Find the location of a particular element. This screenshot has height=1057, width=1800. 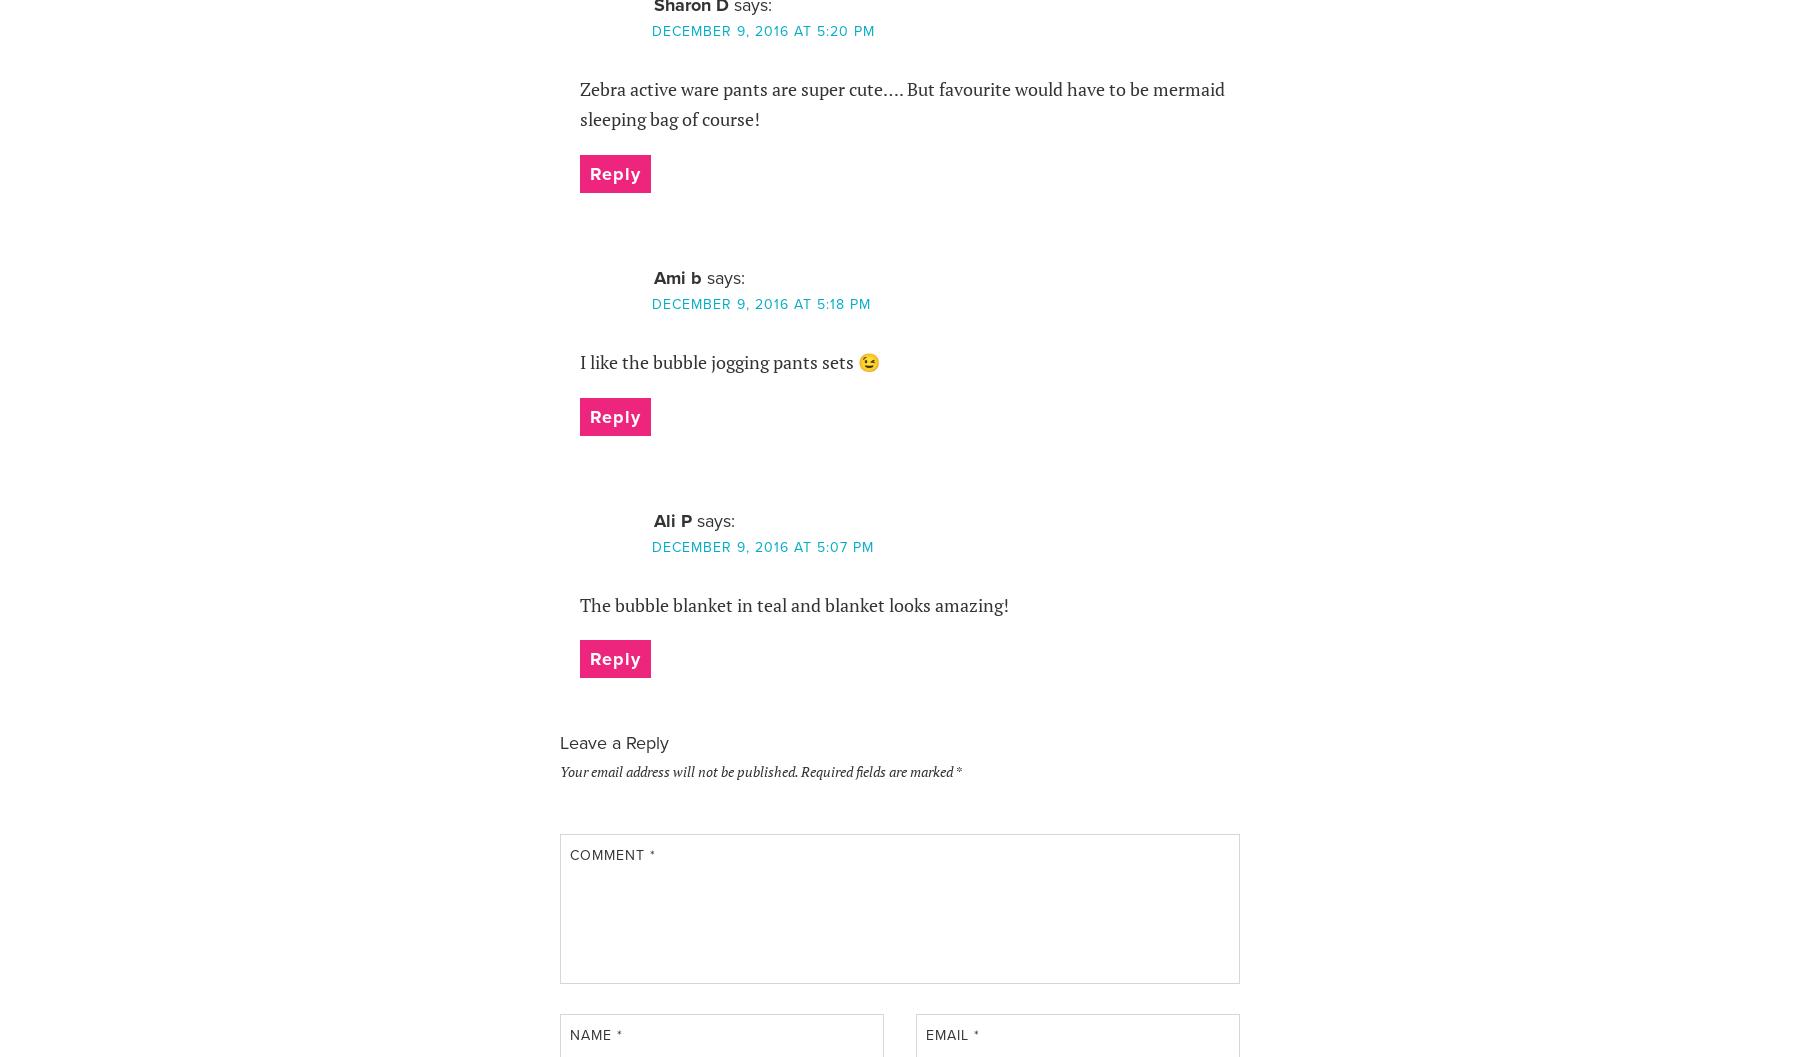

'Leave a Reply' is located at coordinates (613, 741).